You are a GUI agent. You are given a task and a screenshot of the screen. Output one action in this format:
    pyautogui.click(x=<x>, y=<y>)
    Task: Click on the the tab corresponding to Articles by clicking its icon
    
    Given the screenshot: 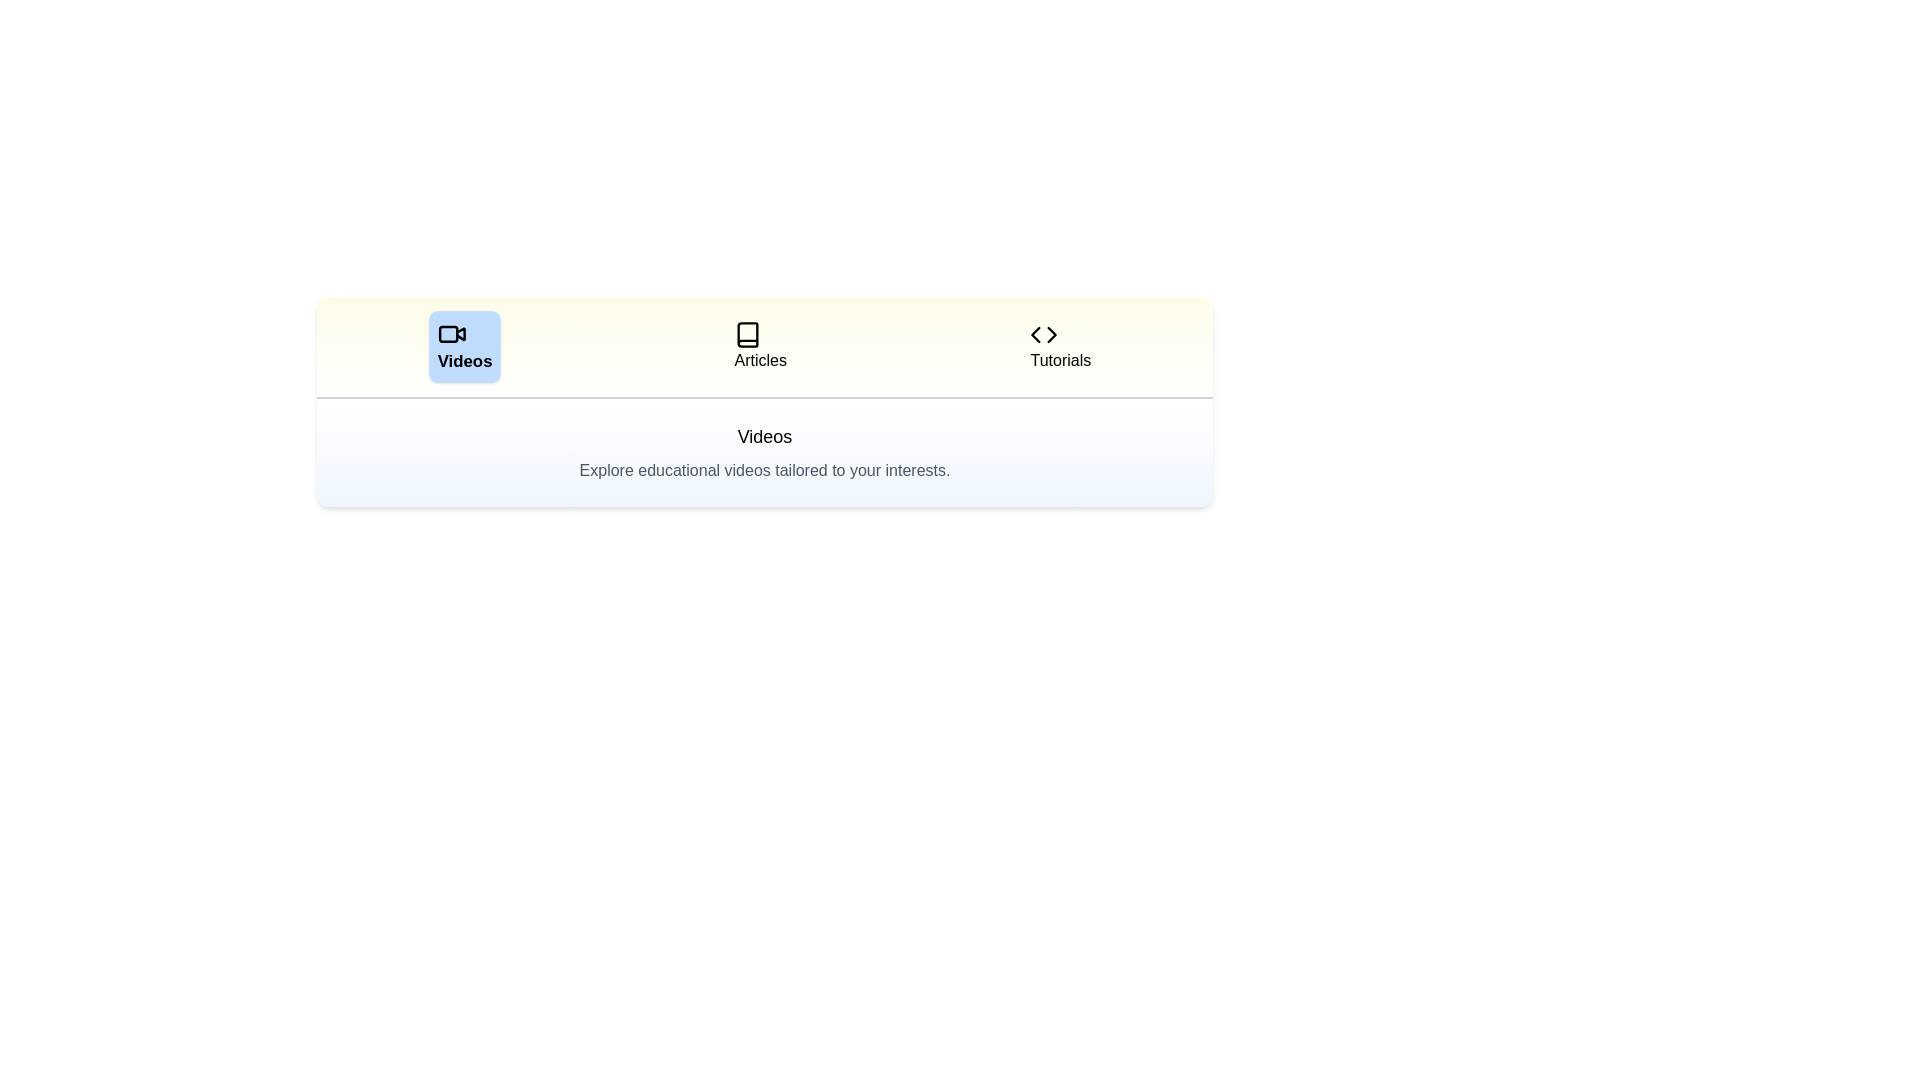 What is the action you would take?
    pyautogui.click(x=758, y=346)
    